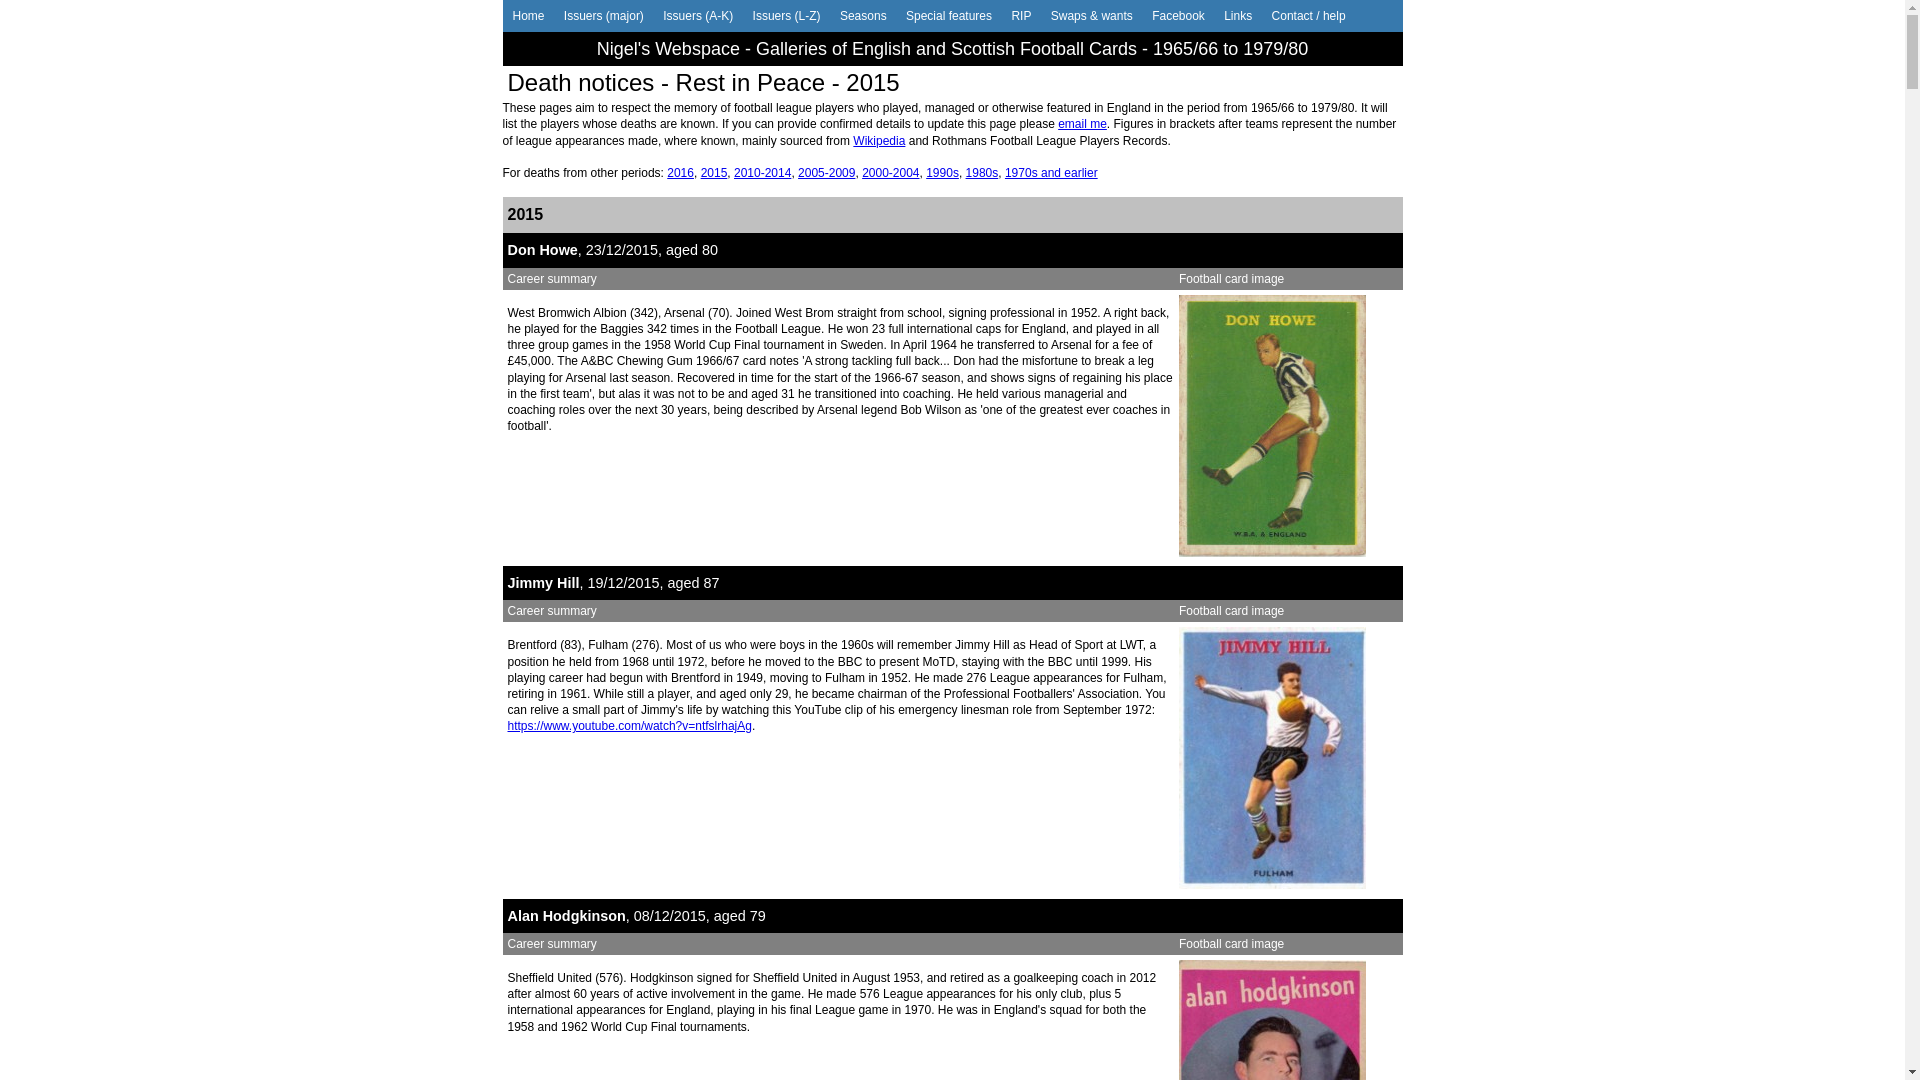 This screenshot has height=1080, width=1920. What do you see at coordinates (982, 172) in the screenshot?
I see `'1980s'` at bounding box center [982, 172].